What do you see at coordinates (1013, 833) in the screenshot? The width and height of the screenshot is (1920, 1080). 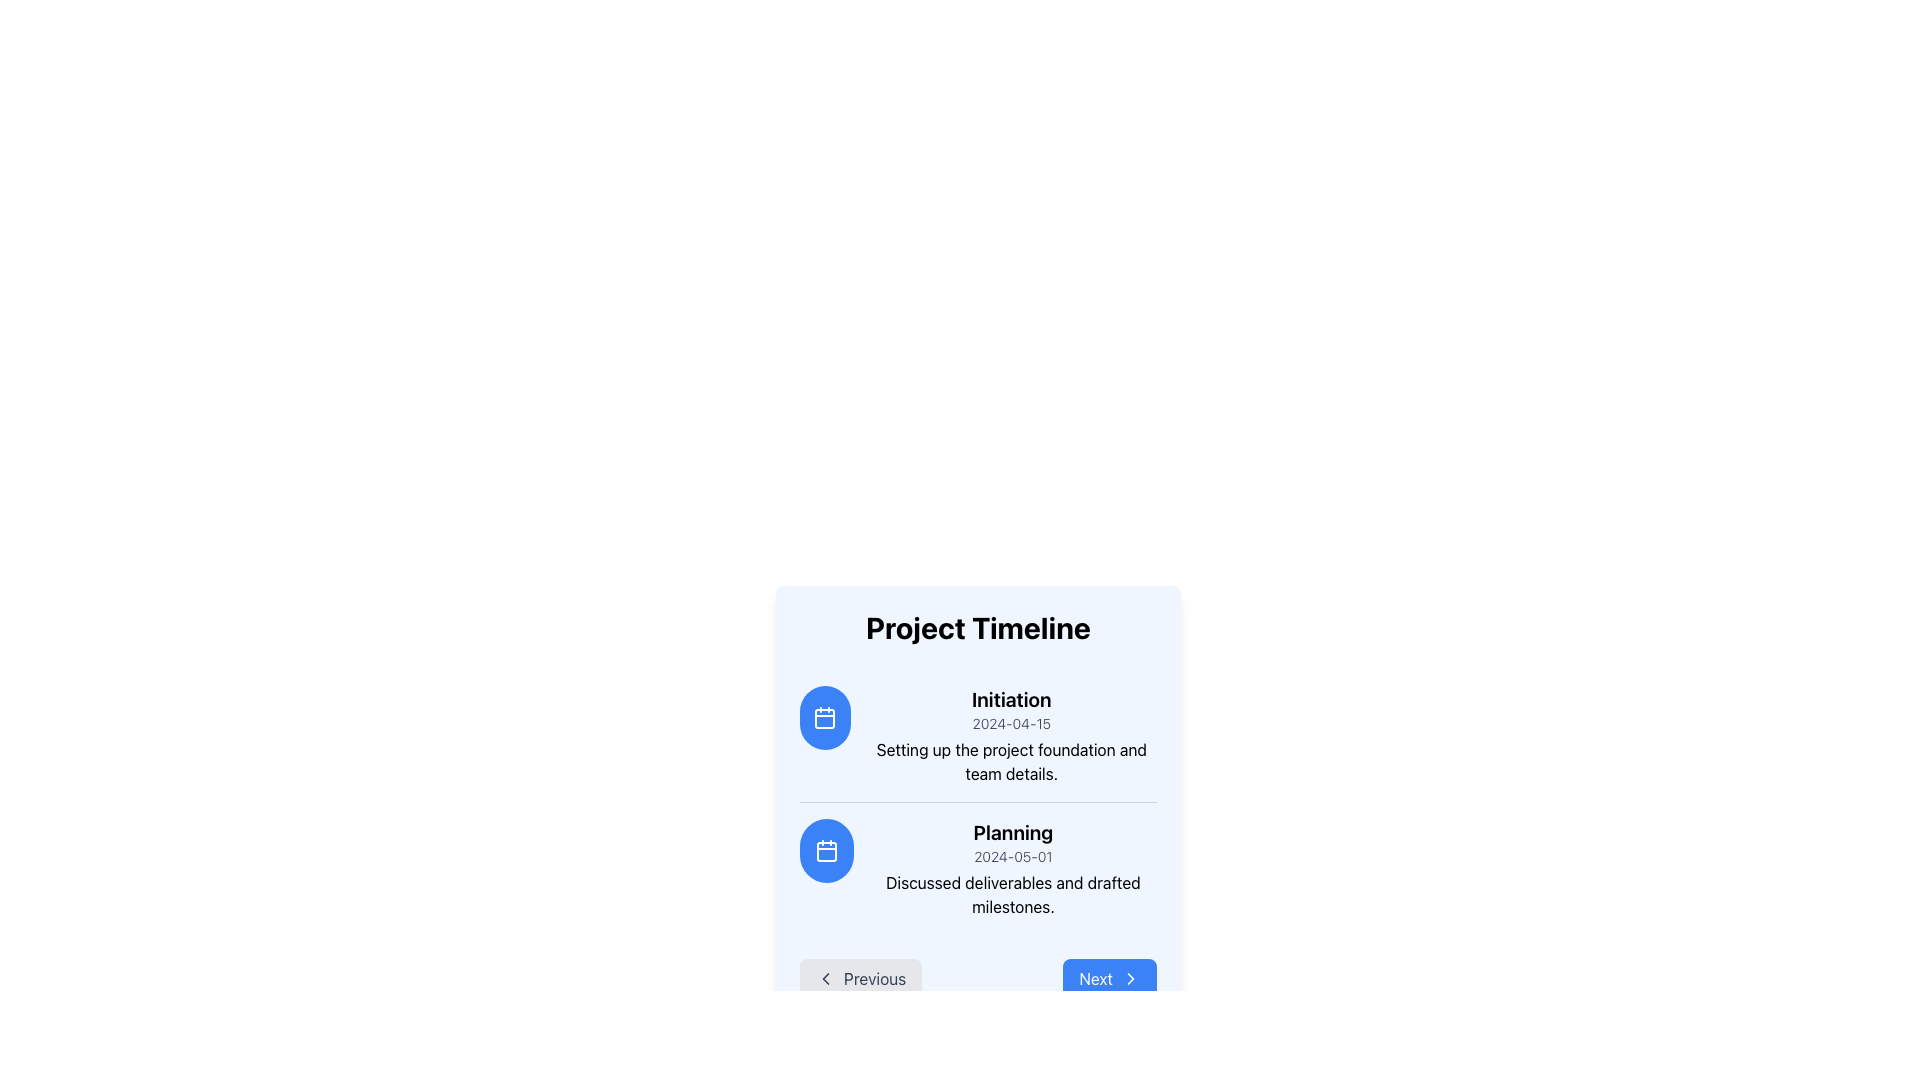 I see `the Text Label that displays 'Planning', which is prominently styled and positioned above the date and description within the project timeline` at bounding box center [1013, 833].